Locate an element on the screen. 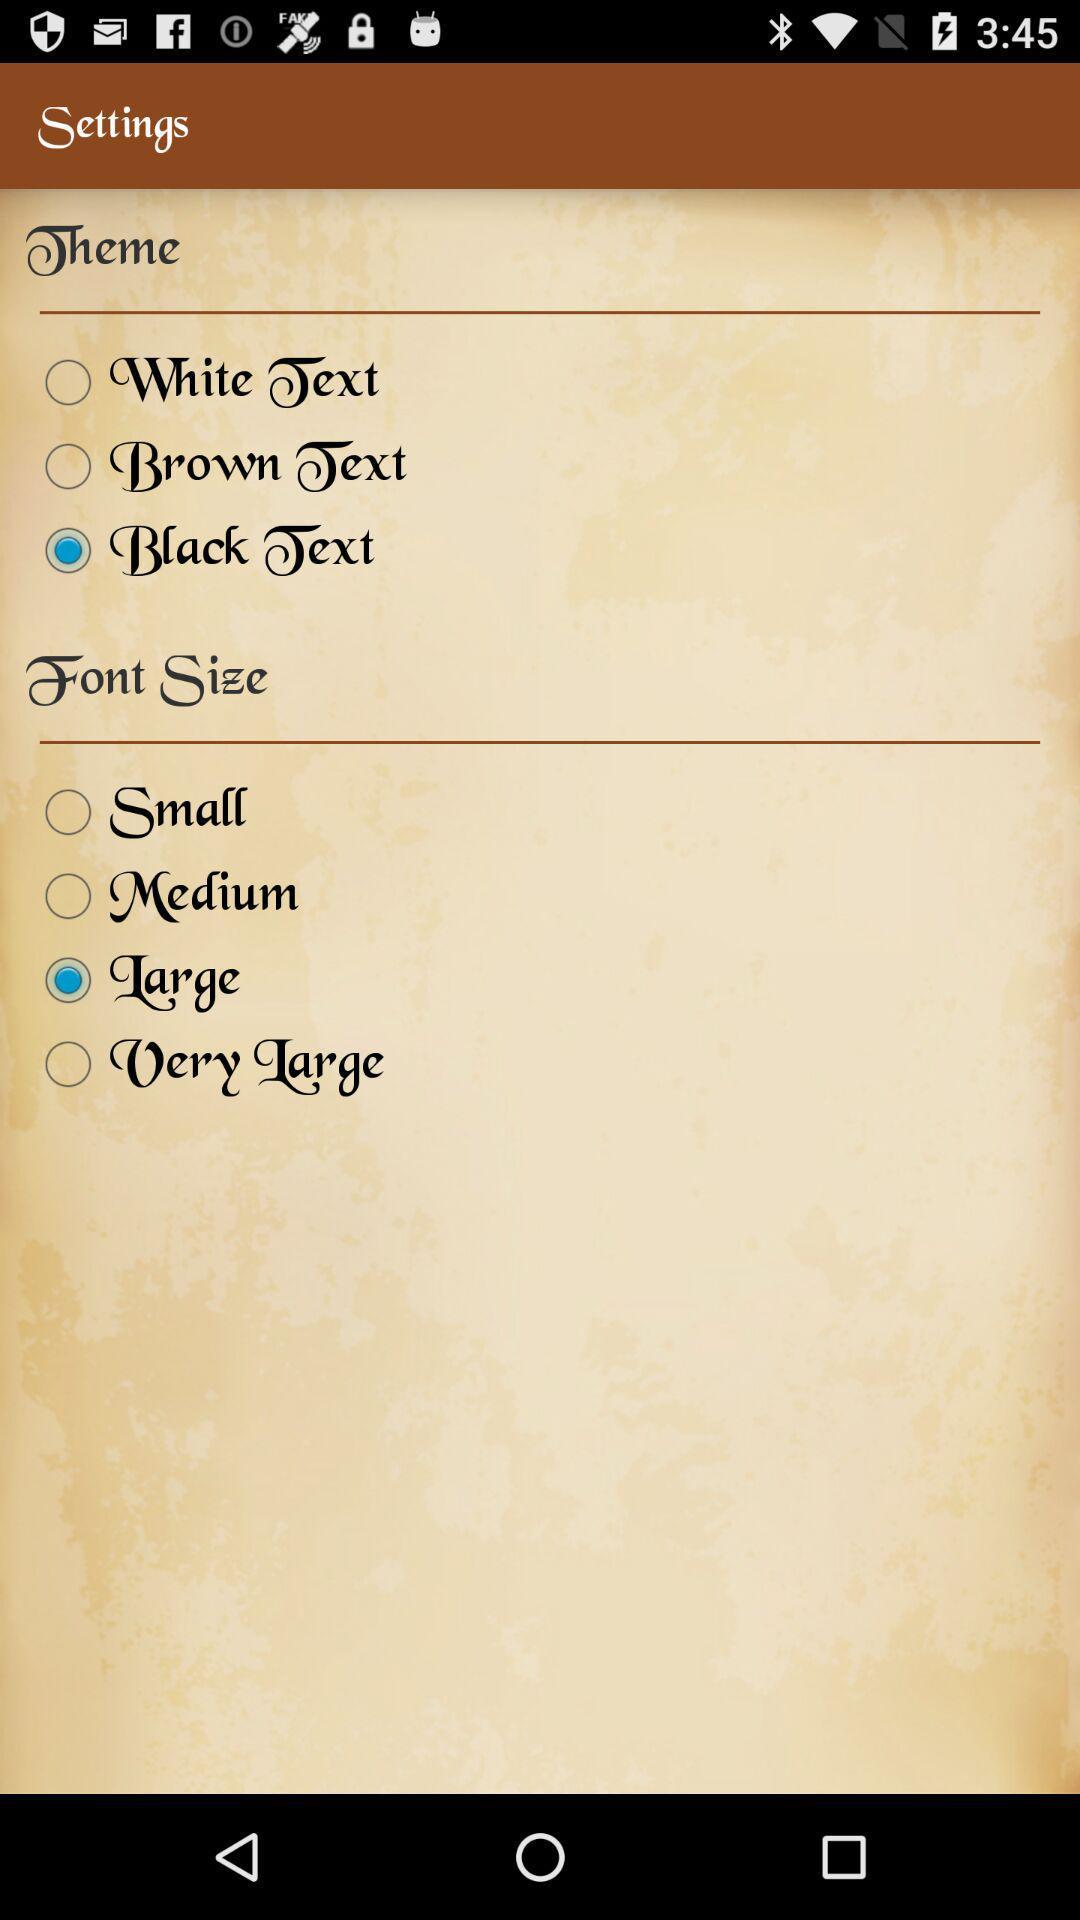  the black text is located at coordinates (200, 550).